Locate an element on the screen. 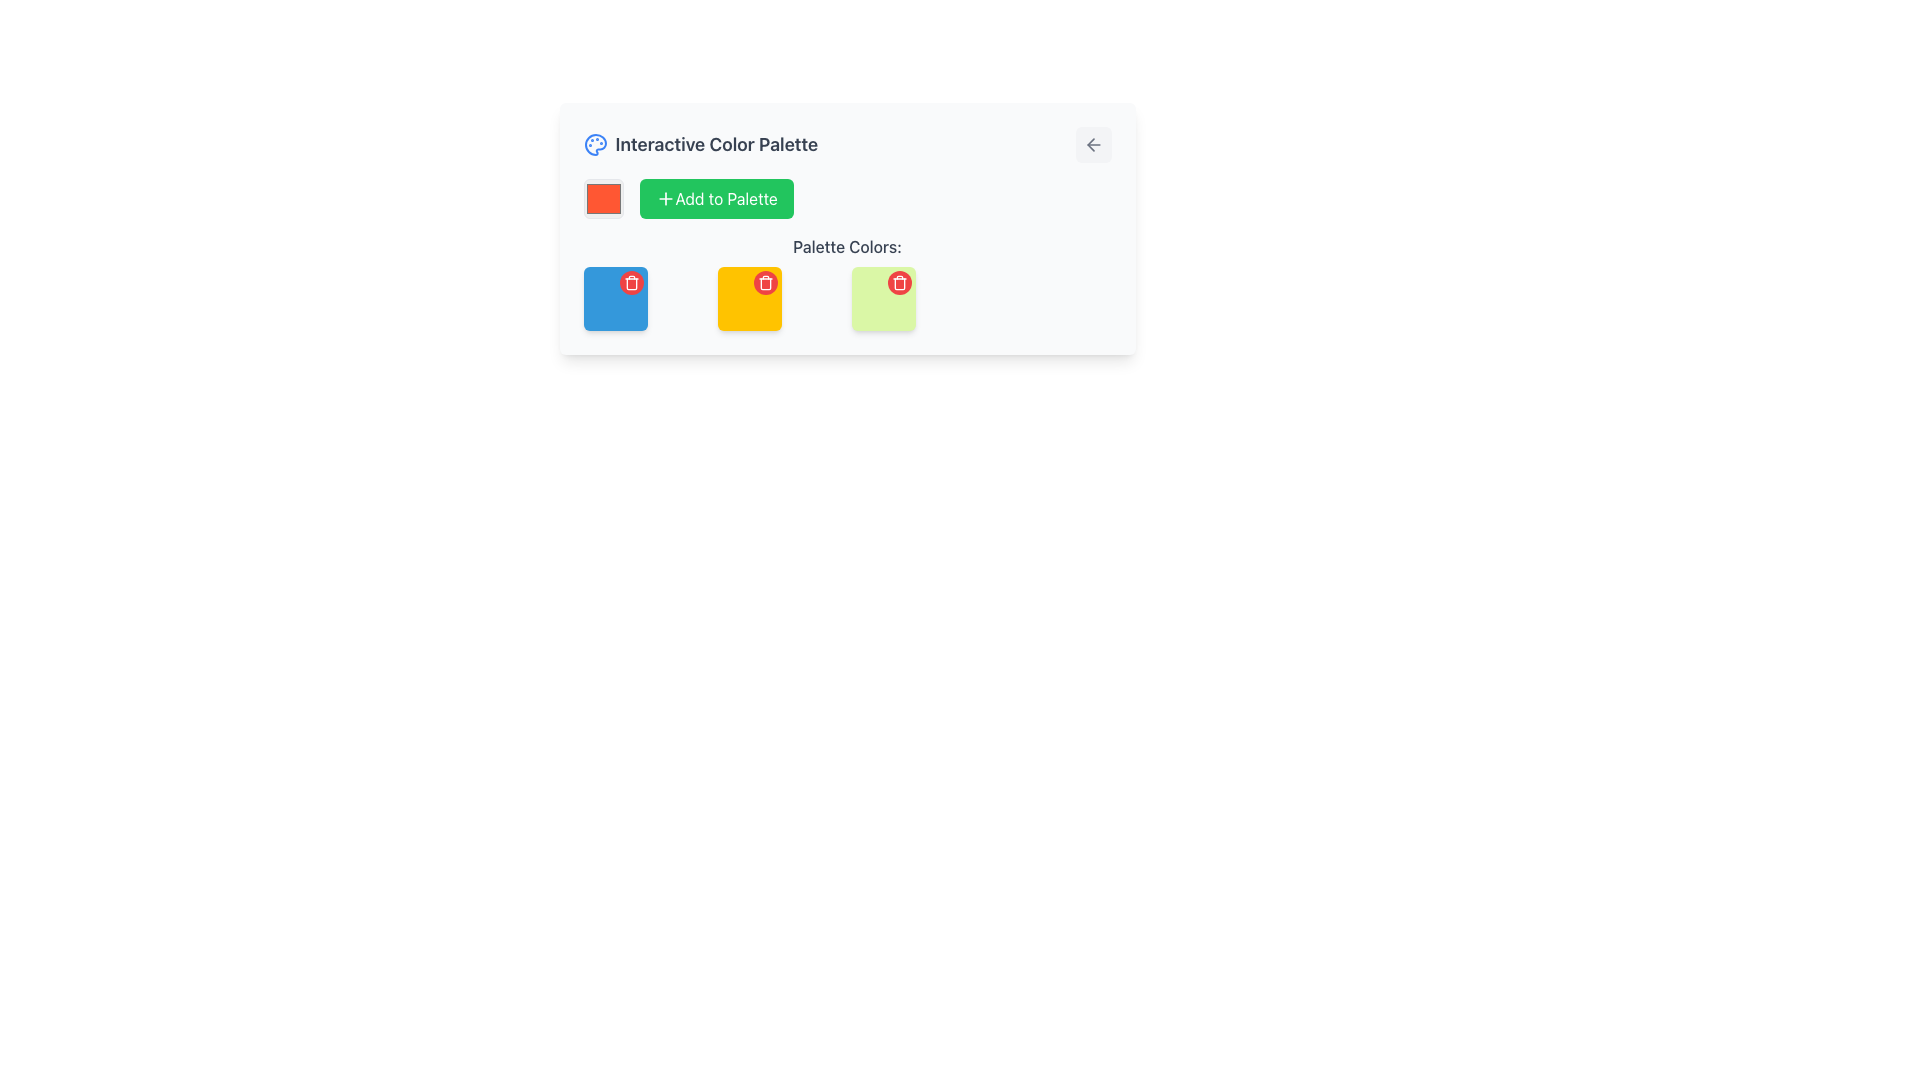 The height and width of the screenshot is (1080, 1920). the red circular button with a trash can icon located at the top-right corner of the yellow square tile is located at coordinates (764, 282).